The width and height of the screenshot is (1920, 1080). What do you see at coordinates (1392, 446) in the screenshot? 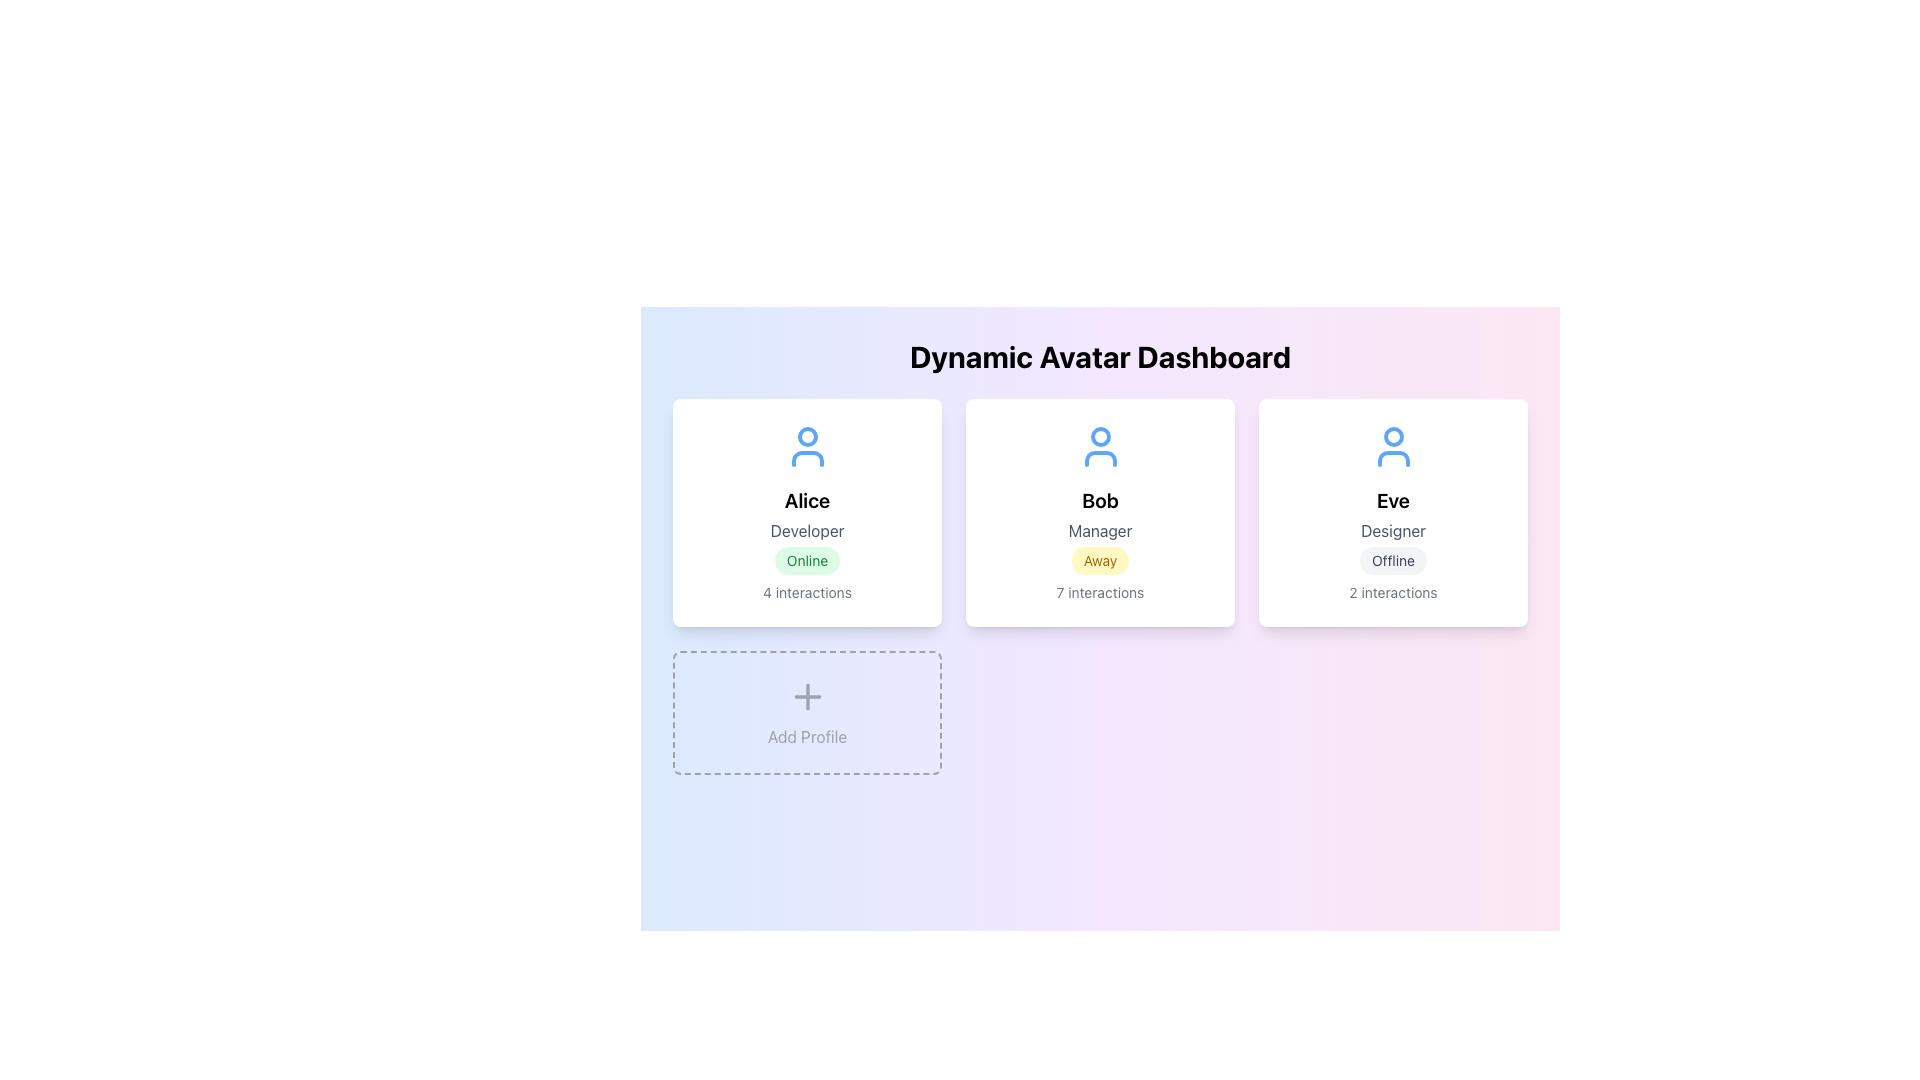
I see `the user profile icon, which is a minimalistic blue outline located at the top of the card for 'Eve'` at bounding box center [1392, 446].